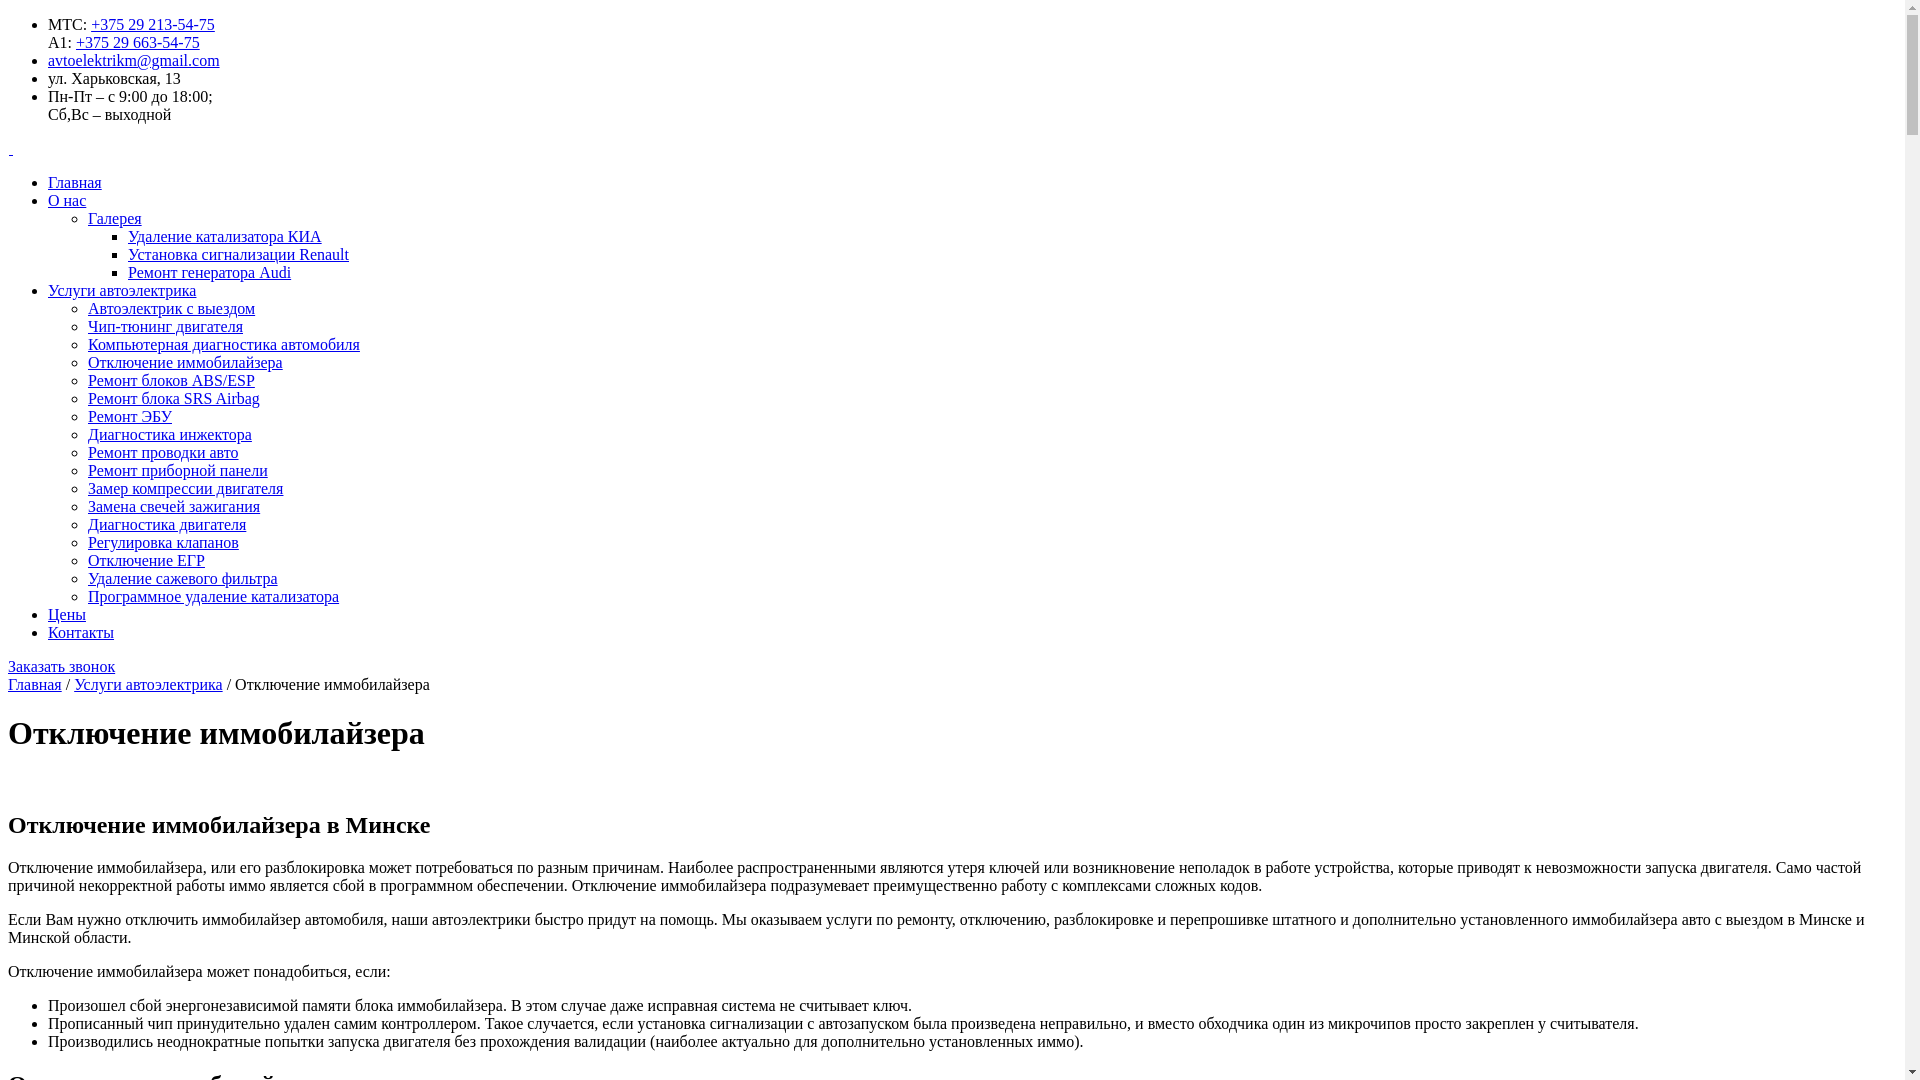 The image size is (1920, 1080). I want to click on 'avtoelektrikm@gmail.com', so click(133, 59).